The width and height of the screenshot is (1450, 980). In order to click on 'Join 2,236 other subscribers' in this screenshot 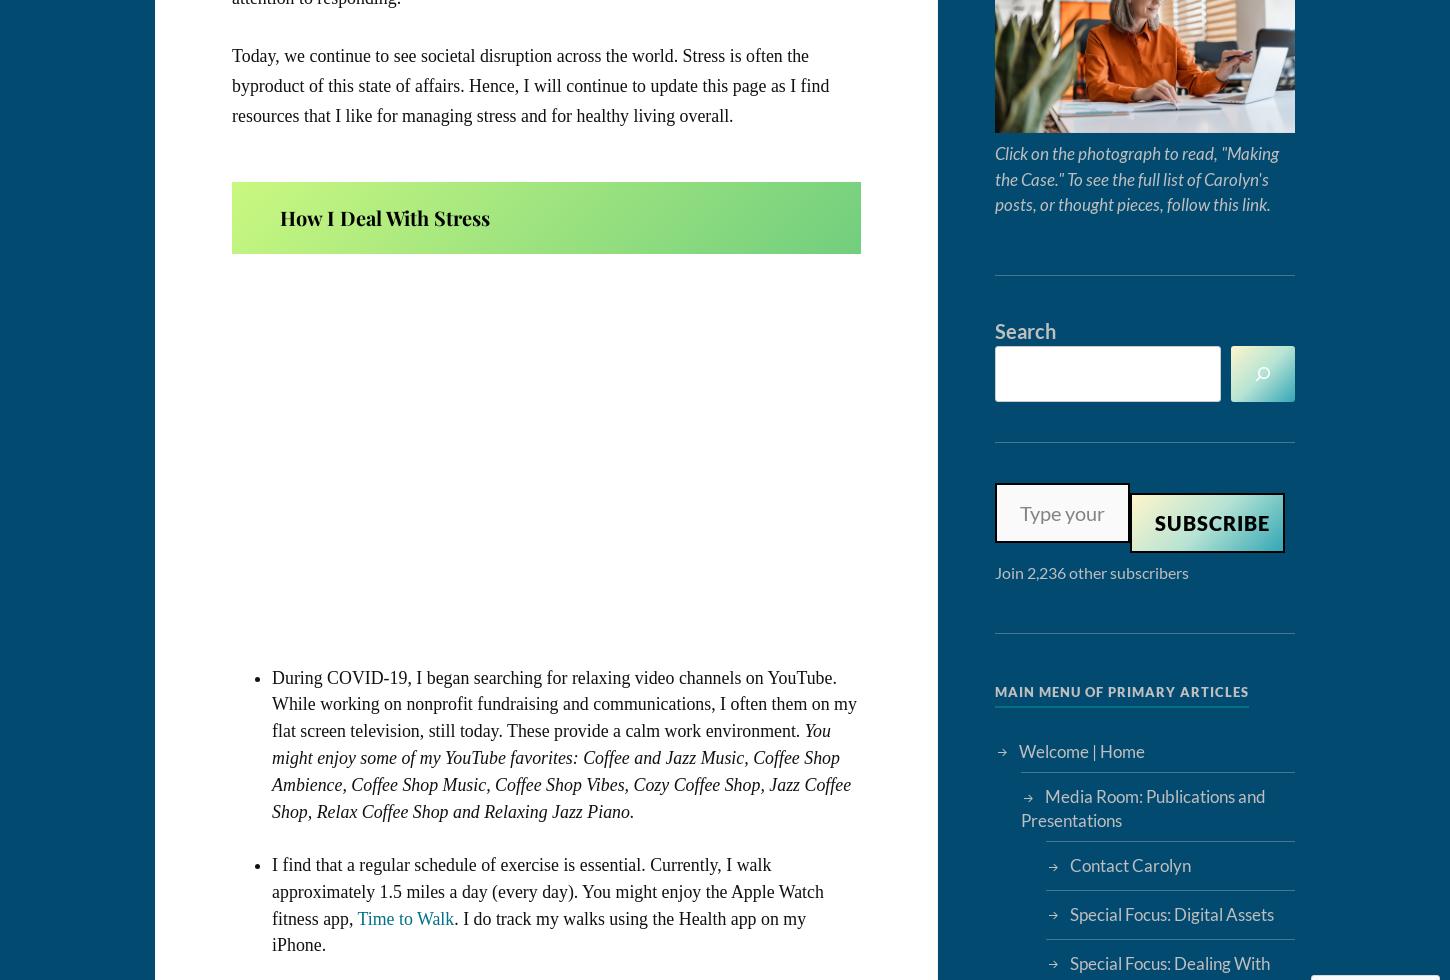, I will do `click(1090, 571)`.